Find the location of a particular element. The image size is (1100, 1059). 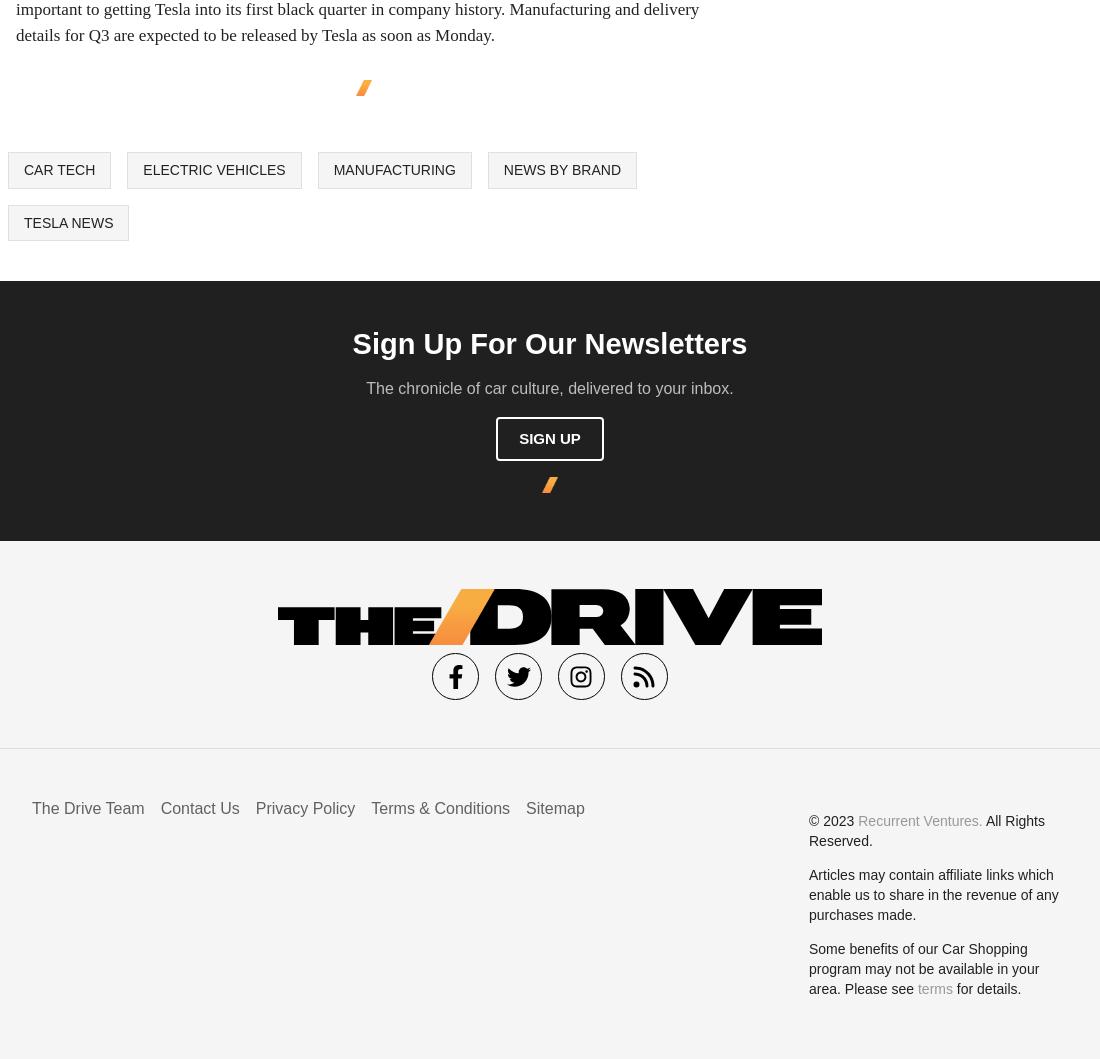

'Privacy Policy' is located at coordinates (304, 806).